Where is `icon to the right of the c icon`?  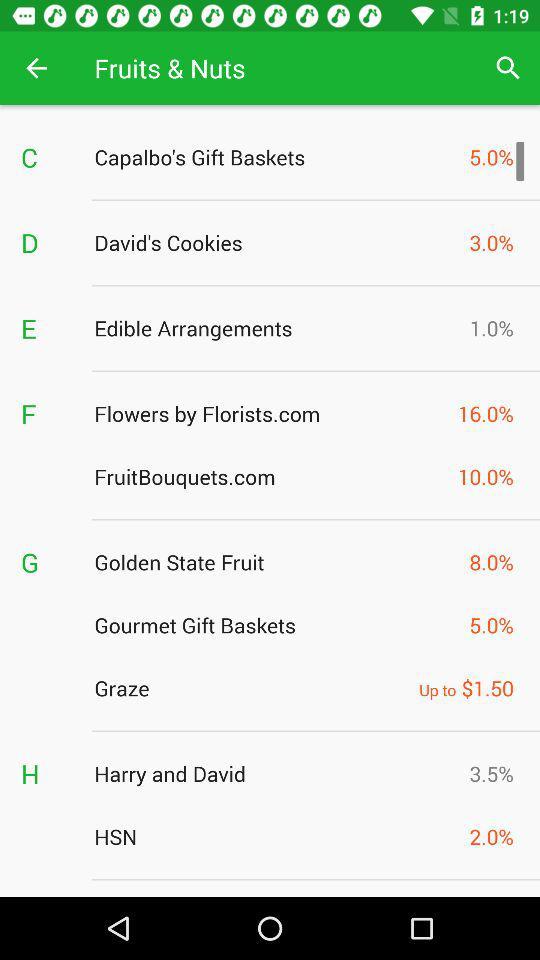 icon to the right of the c icon is located at coordinates (275, 156).